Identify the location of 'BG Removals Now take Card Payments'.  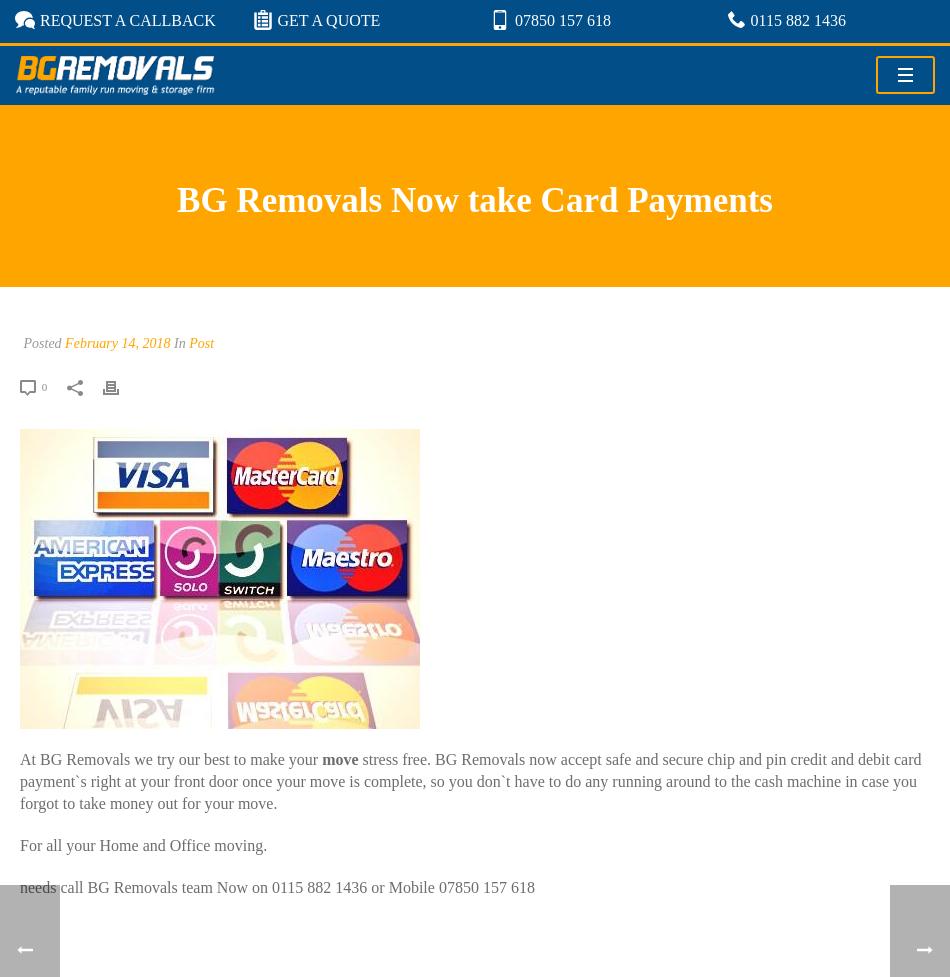
(176, 198).